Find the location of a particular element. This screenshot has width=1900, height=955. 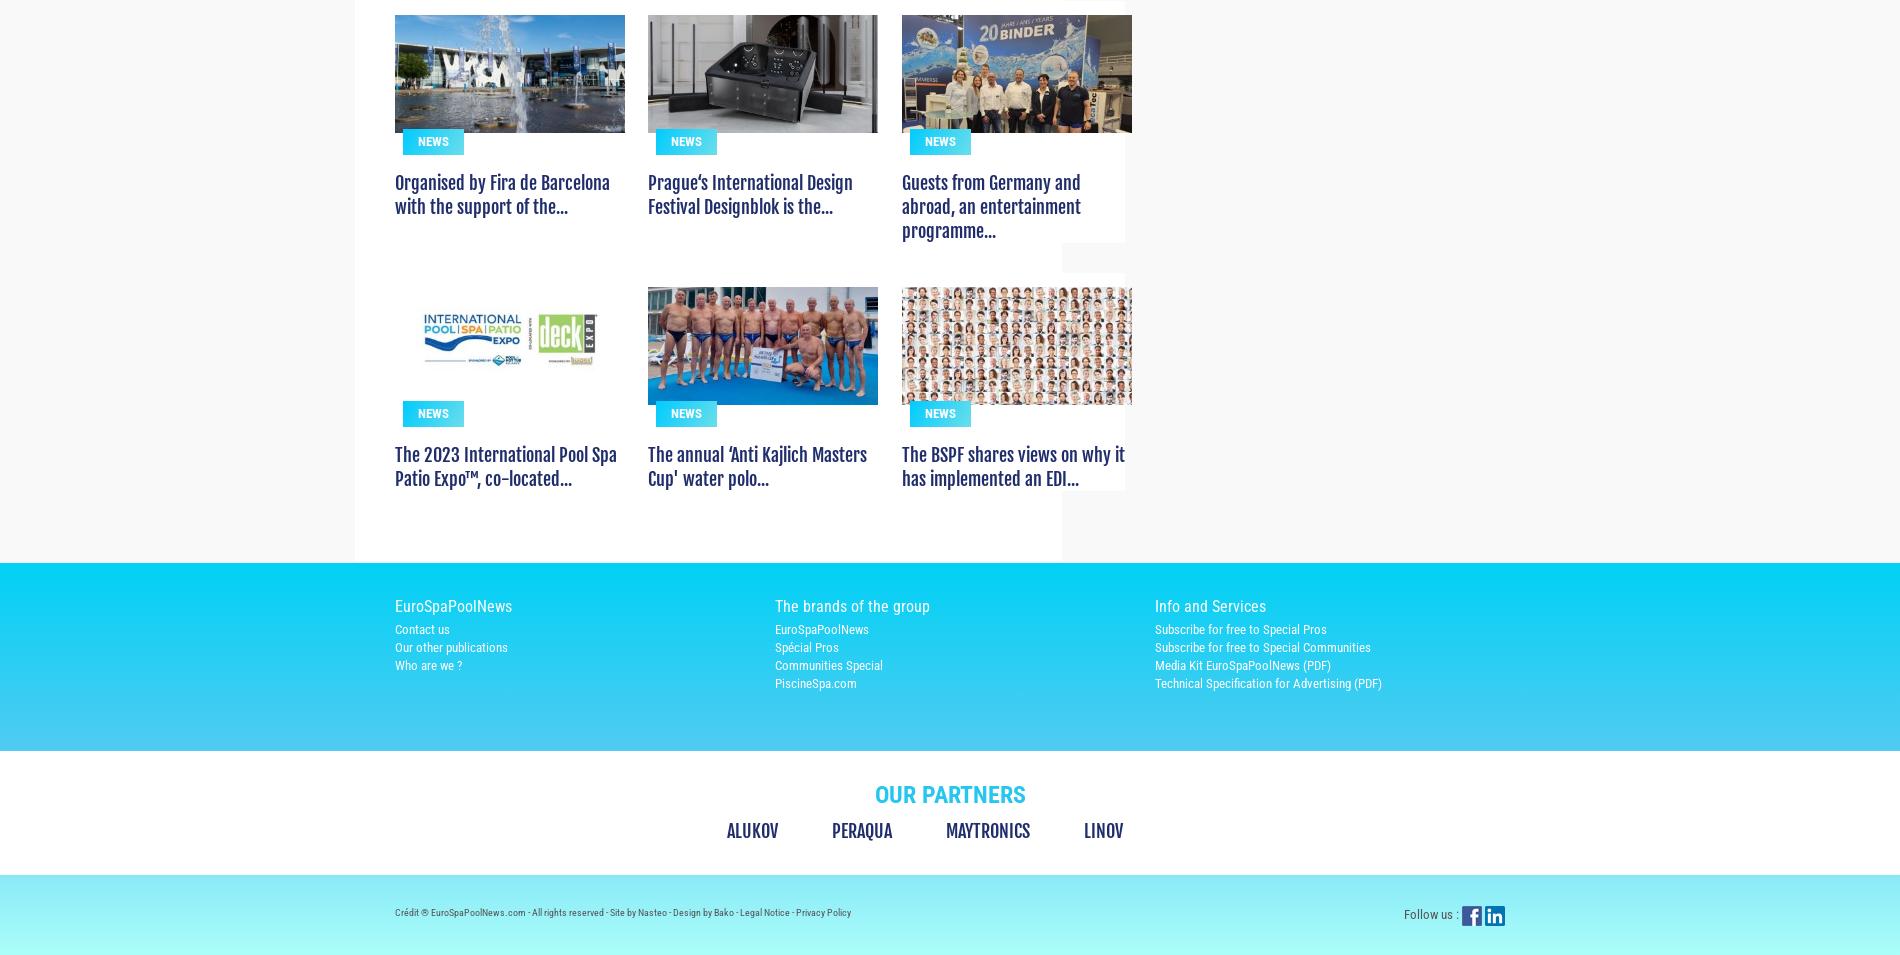

'Legal Notice' is located at coordinates (765, 947).